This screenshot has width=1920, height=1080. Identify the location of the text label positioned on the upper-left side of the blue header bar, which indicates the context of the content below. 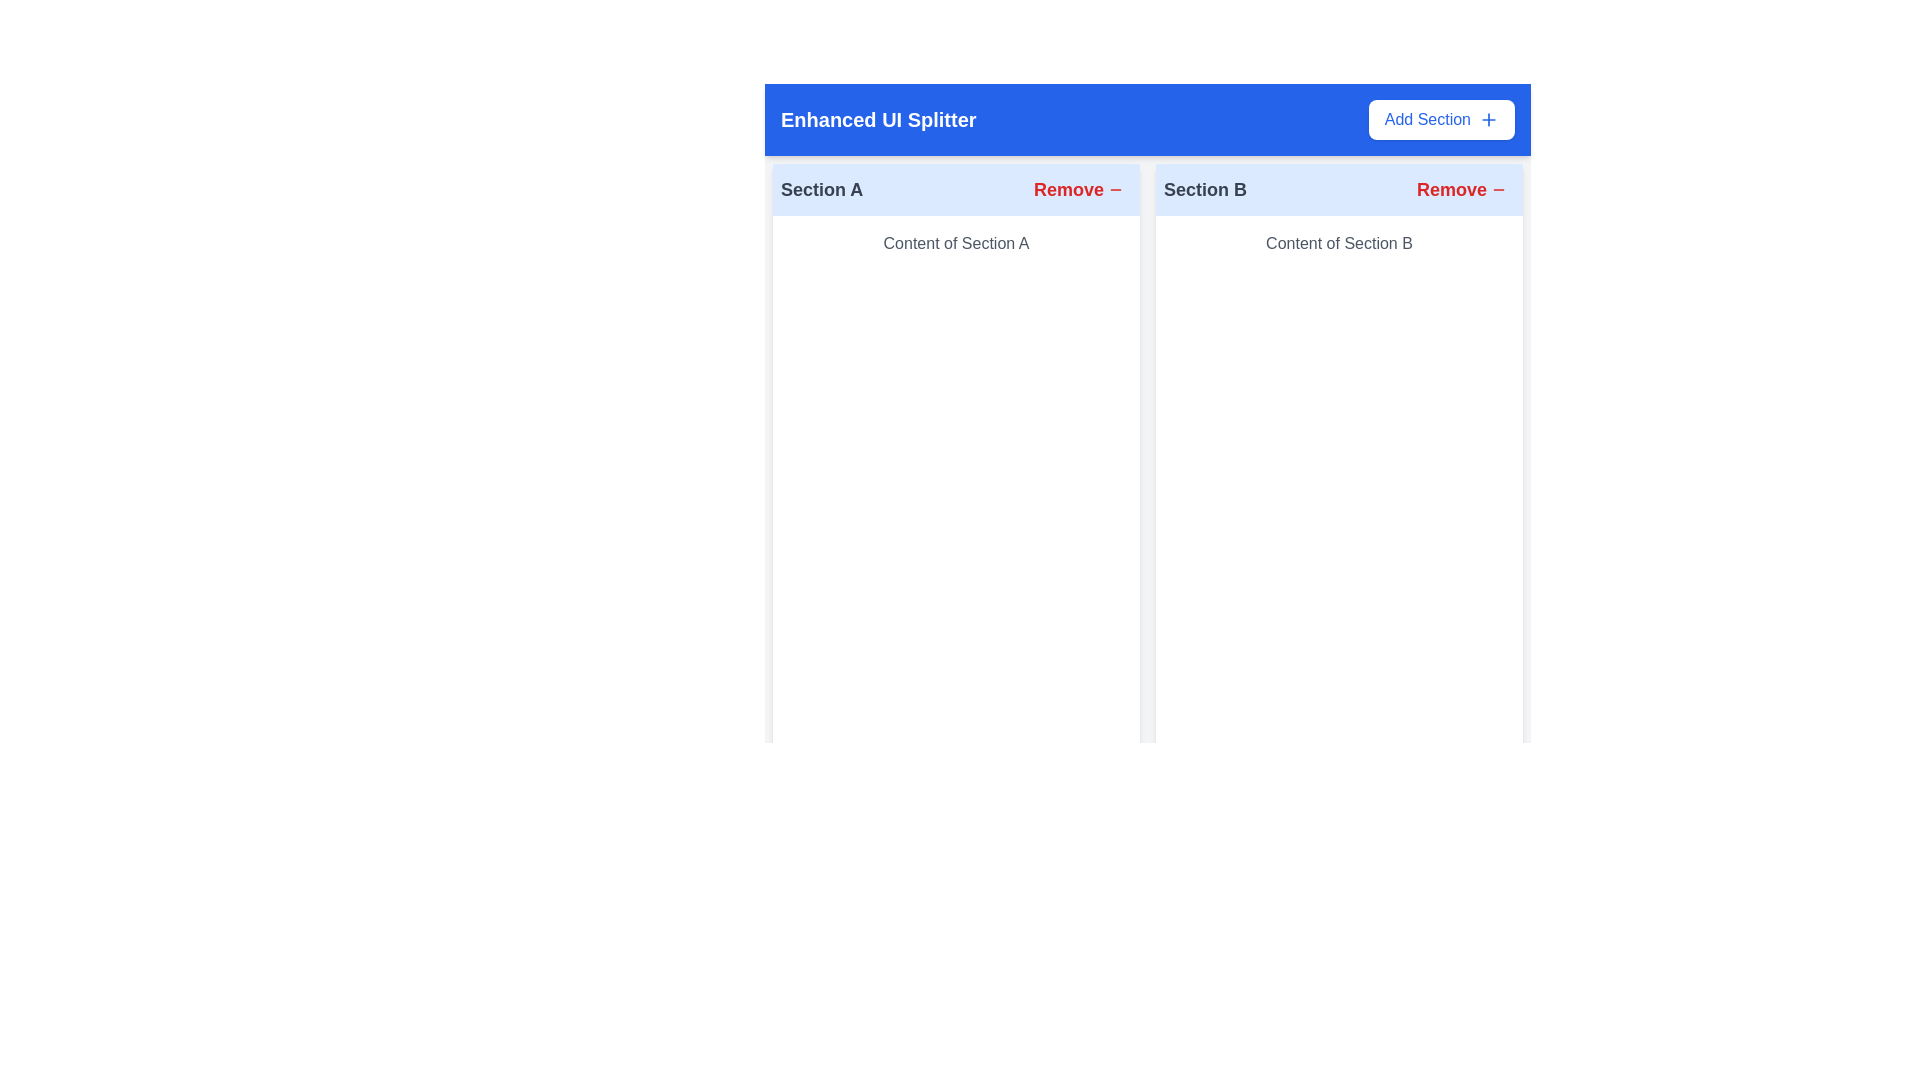
(878, 119).